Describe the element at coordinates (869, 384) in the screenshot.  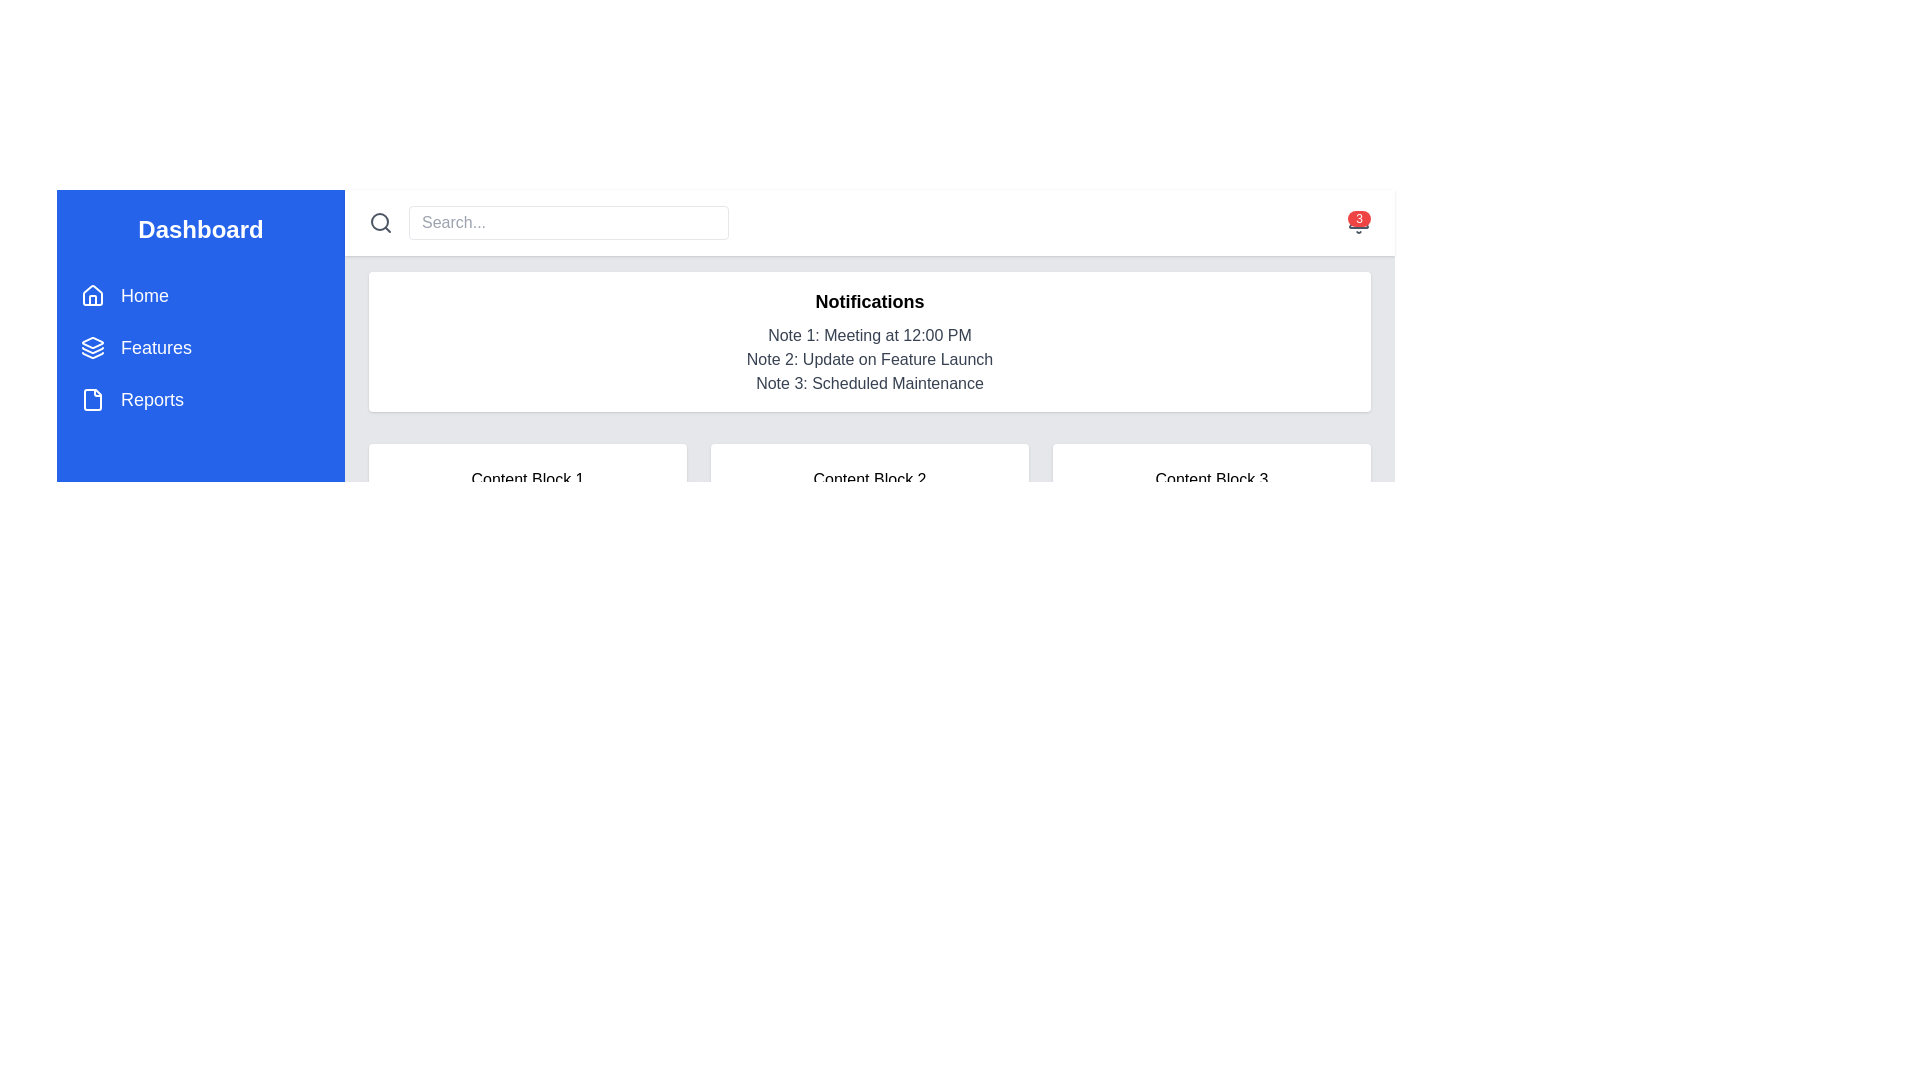
I see `the third text item in the notifications list that provides information about a scheduled maintenance update, located below 'Note 2: Update on Feature Launch'` at that location.